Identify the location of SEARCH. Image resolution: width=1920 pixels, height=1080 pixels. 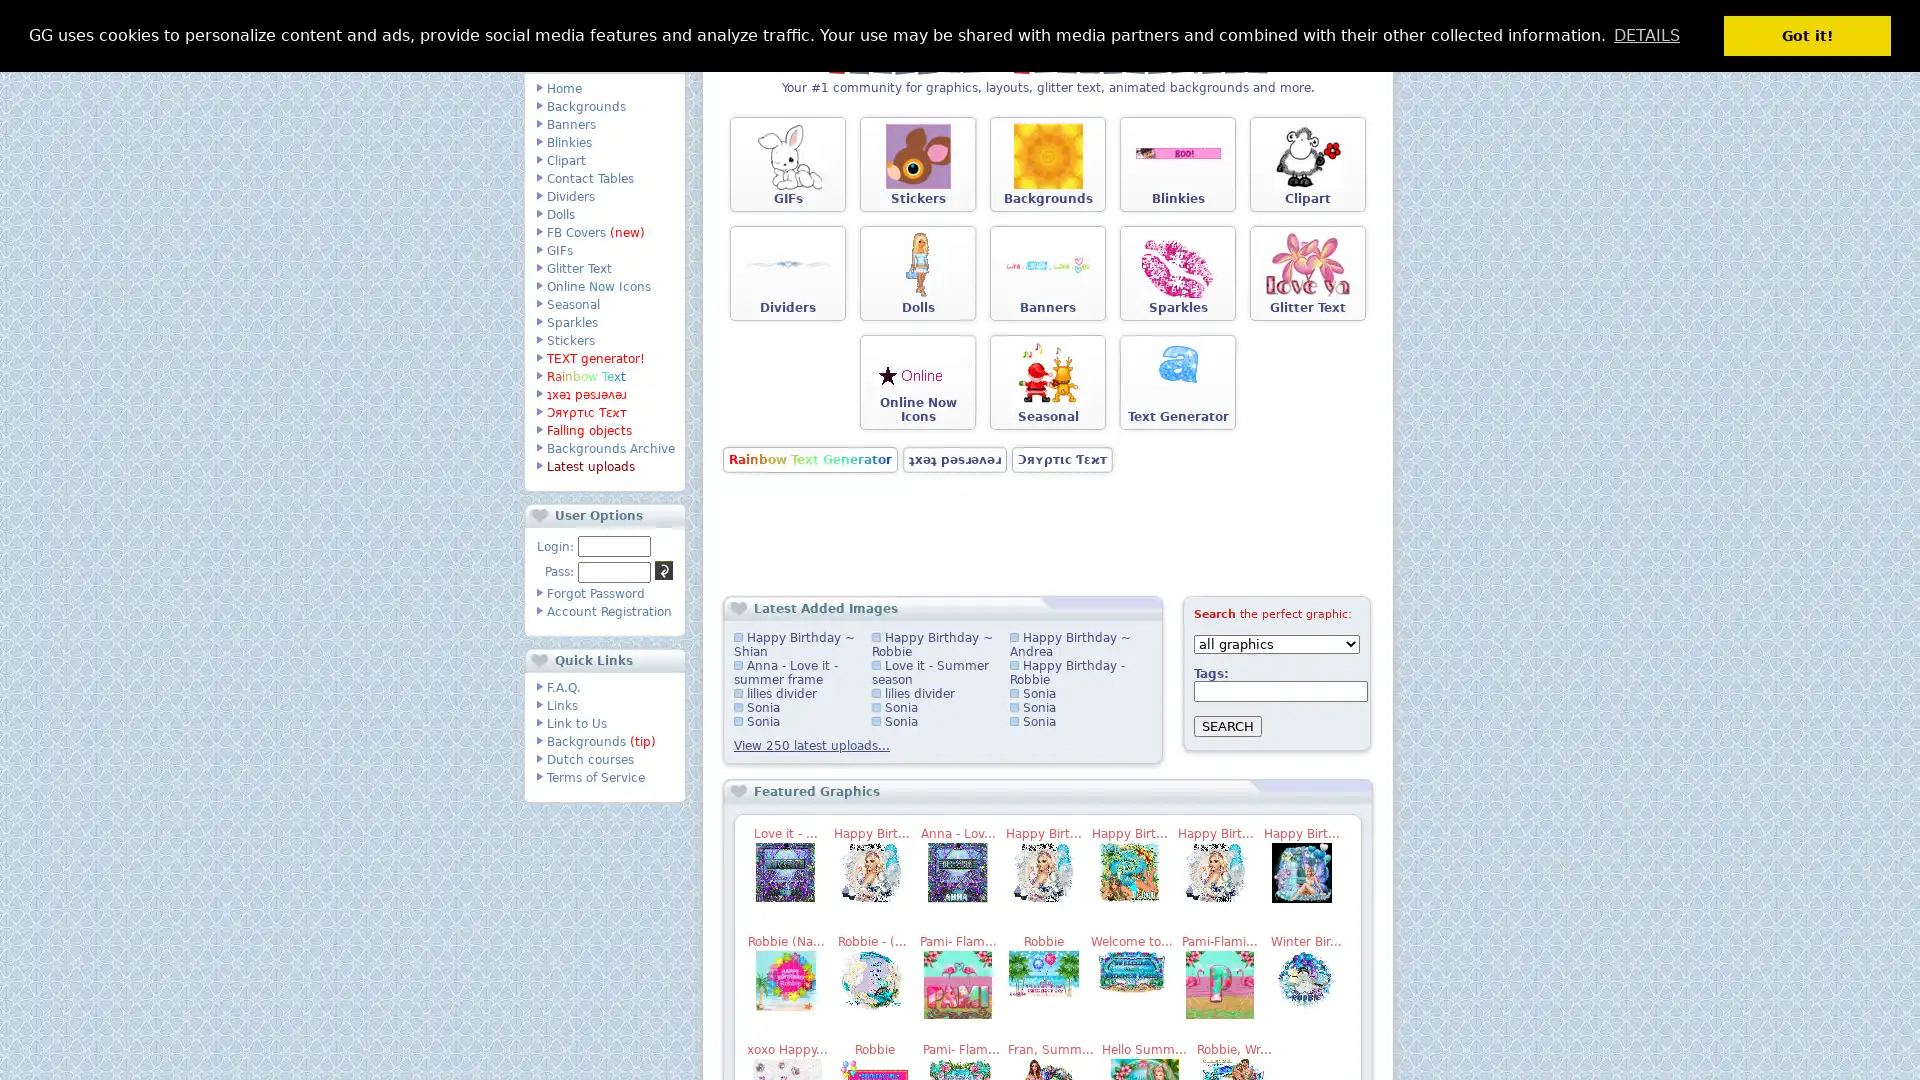
(1227, 726).